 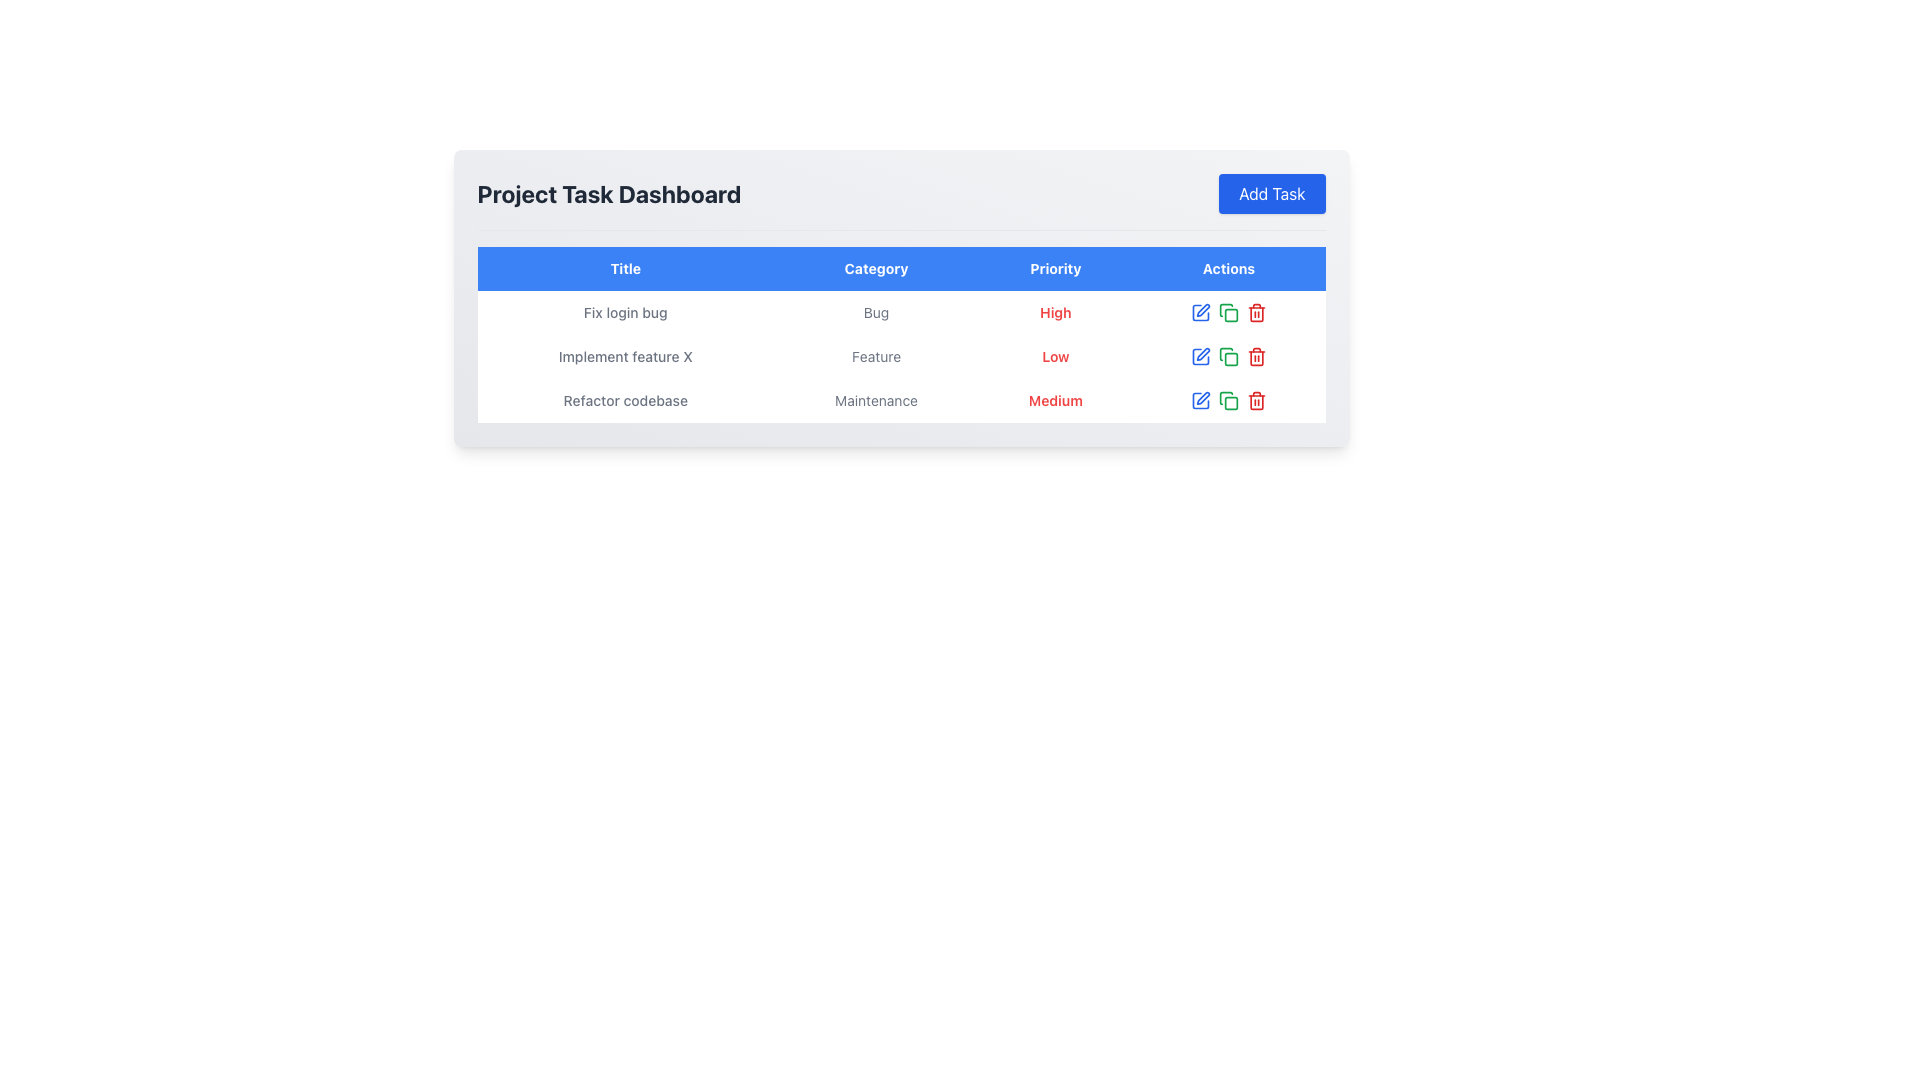 I want to click on the middle 'Duplicate' action icon in the second row of the table's 'Actions' column, so click(x=1225, y=310).